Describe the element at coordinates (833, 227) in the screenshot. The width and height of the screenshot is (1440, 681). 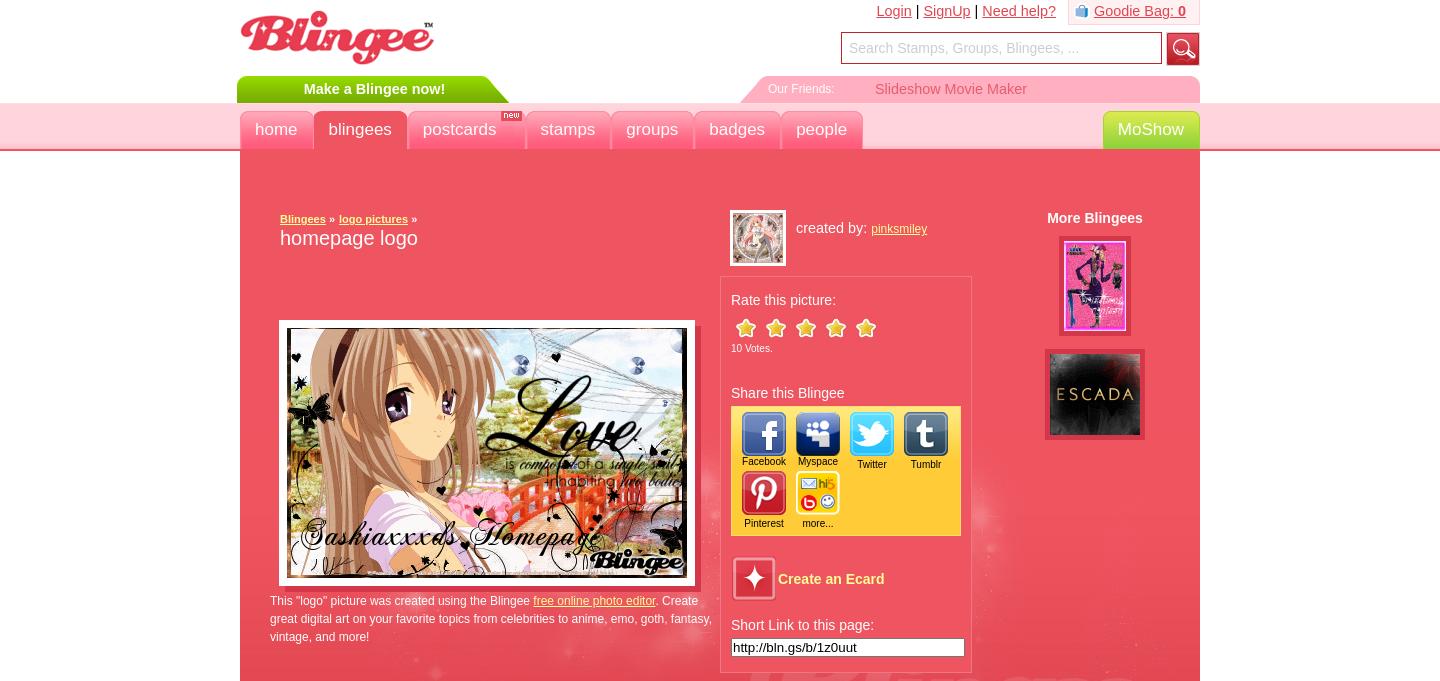
I see `'created by:'` at that location.